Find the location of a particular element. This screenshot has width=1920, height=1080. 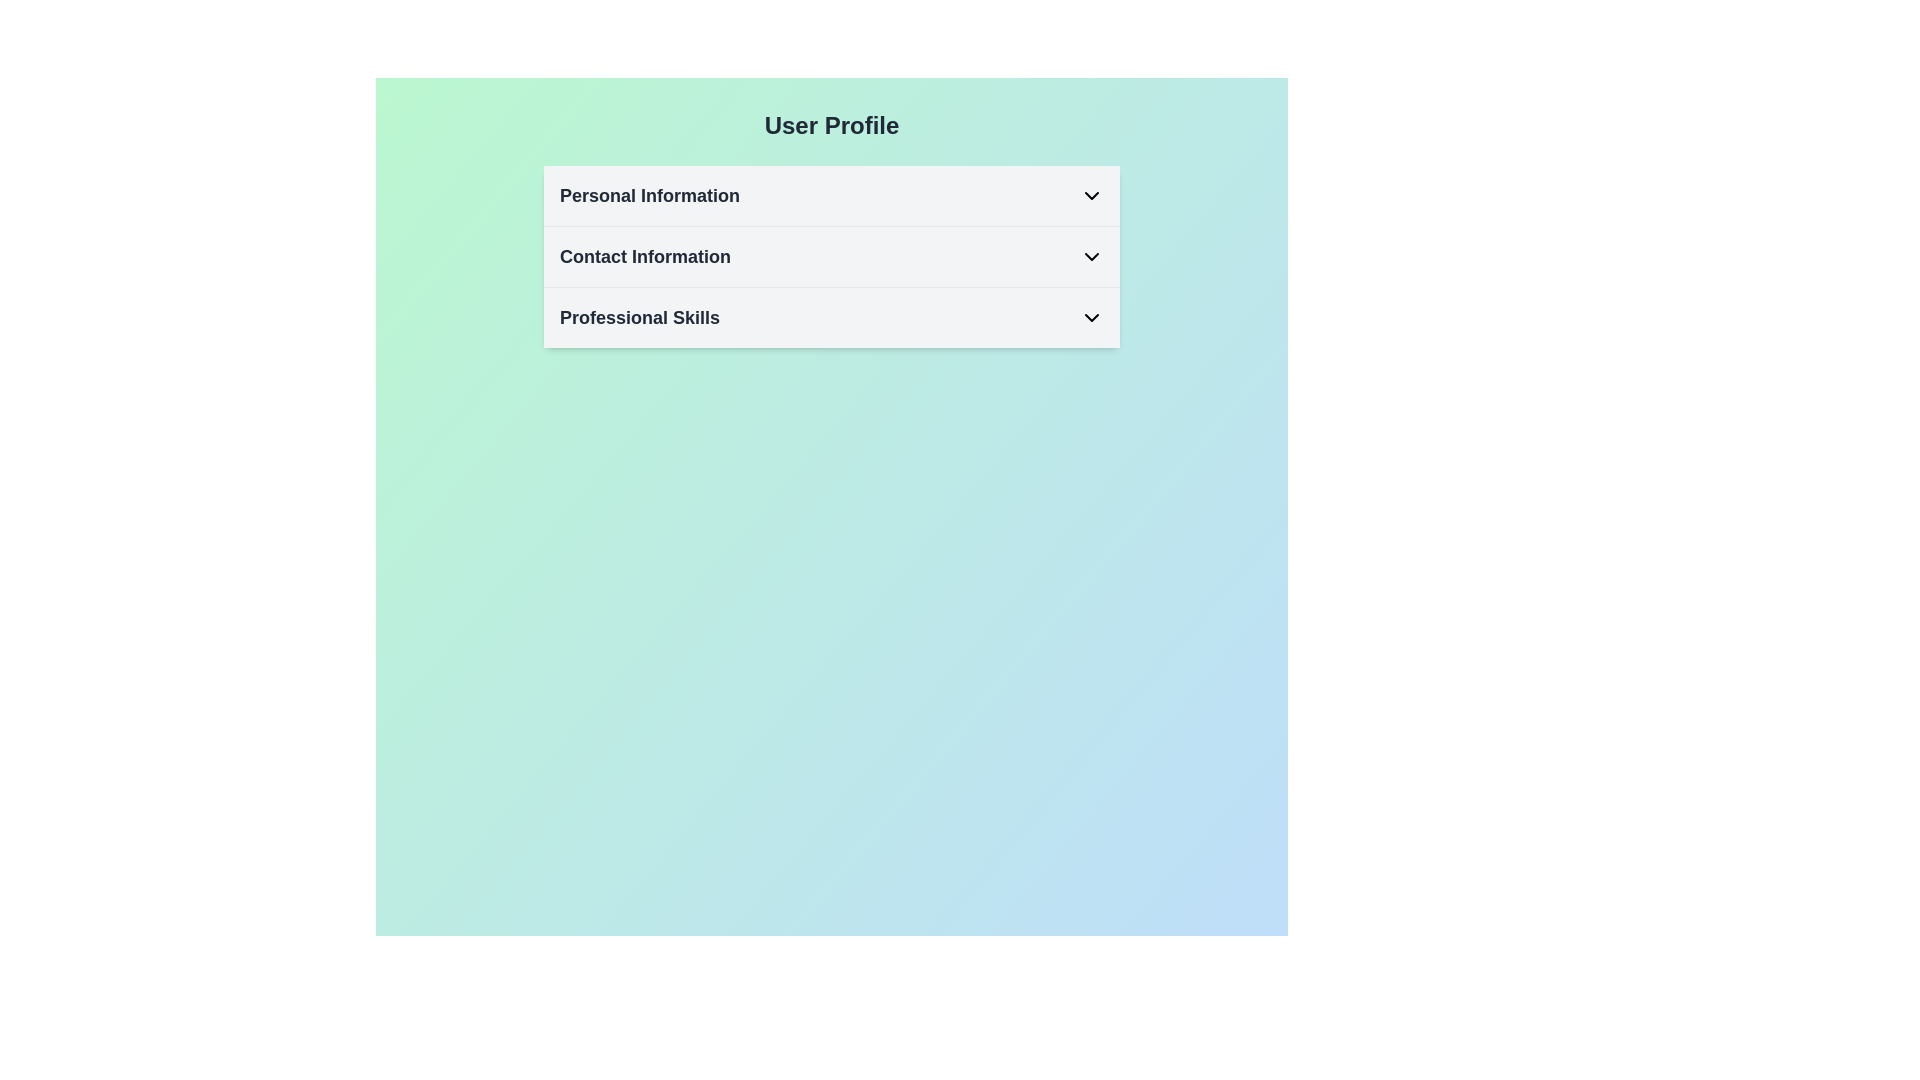

the chevron-down icon representing the dropdown toggle for the 'Professional Skills' menu is located at coordinates (1090, 316).